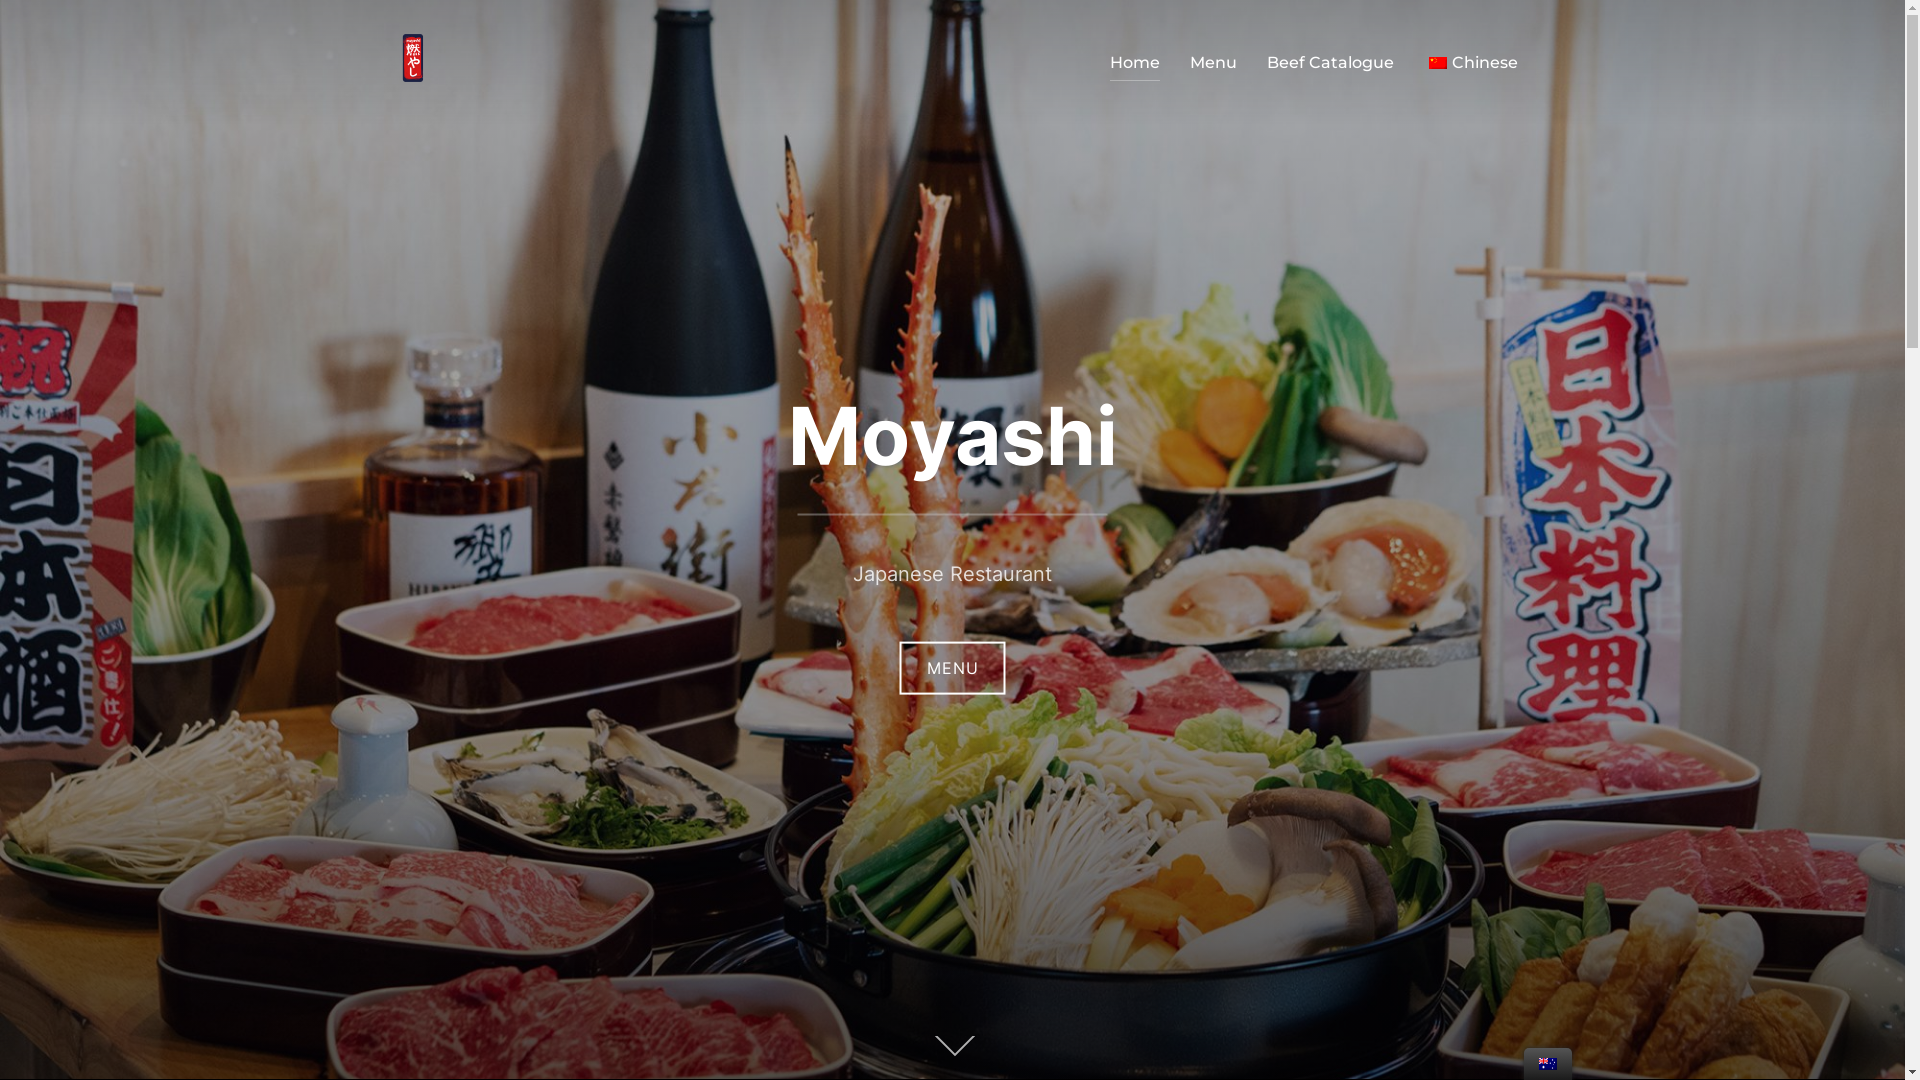  I want to click on 'Chinese', so click(1435, 60).